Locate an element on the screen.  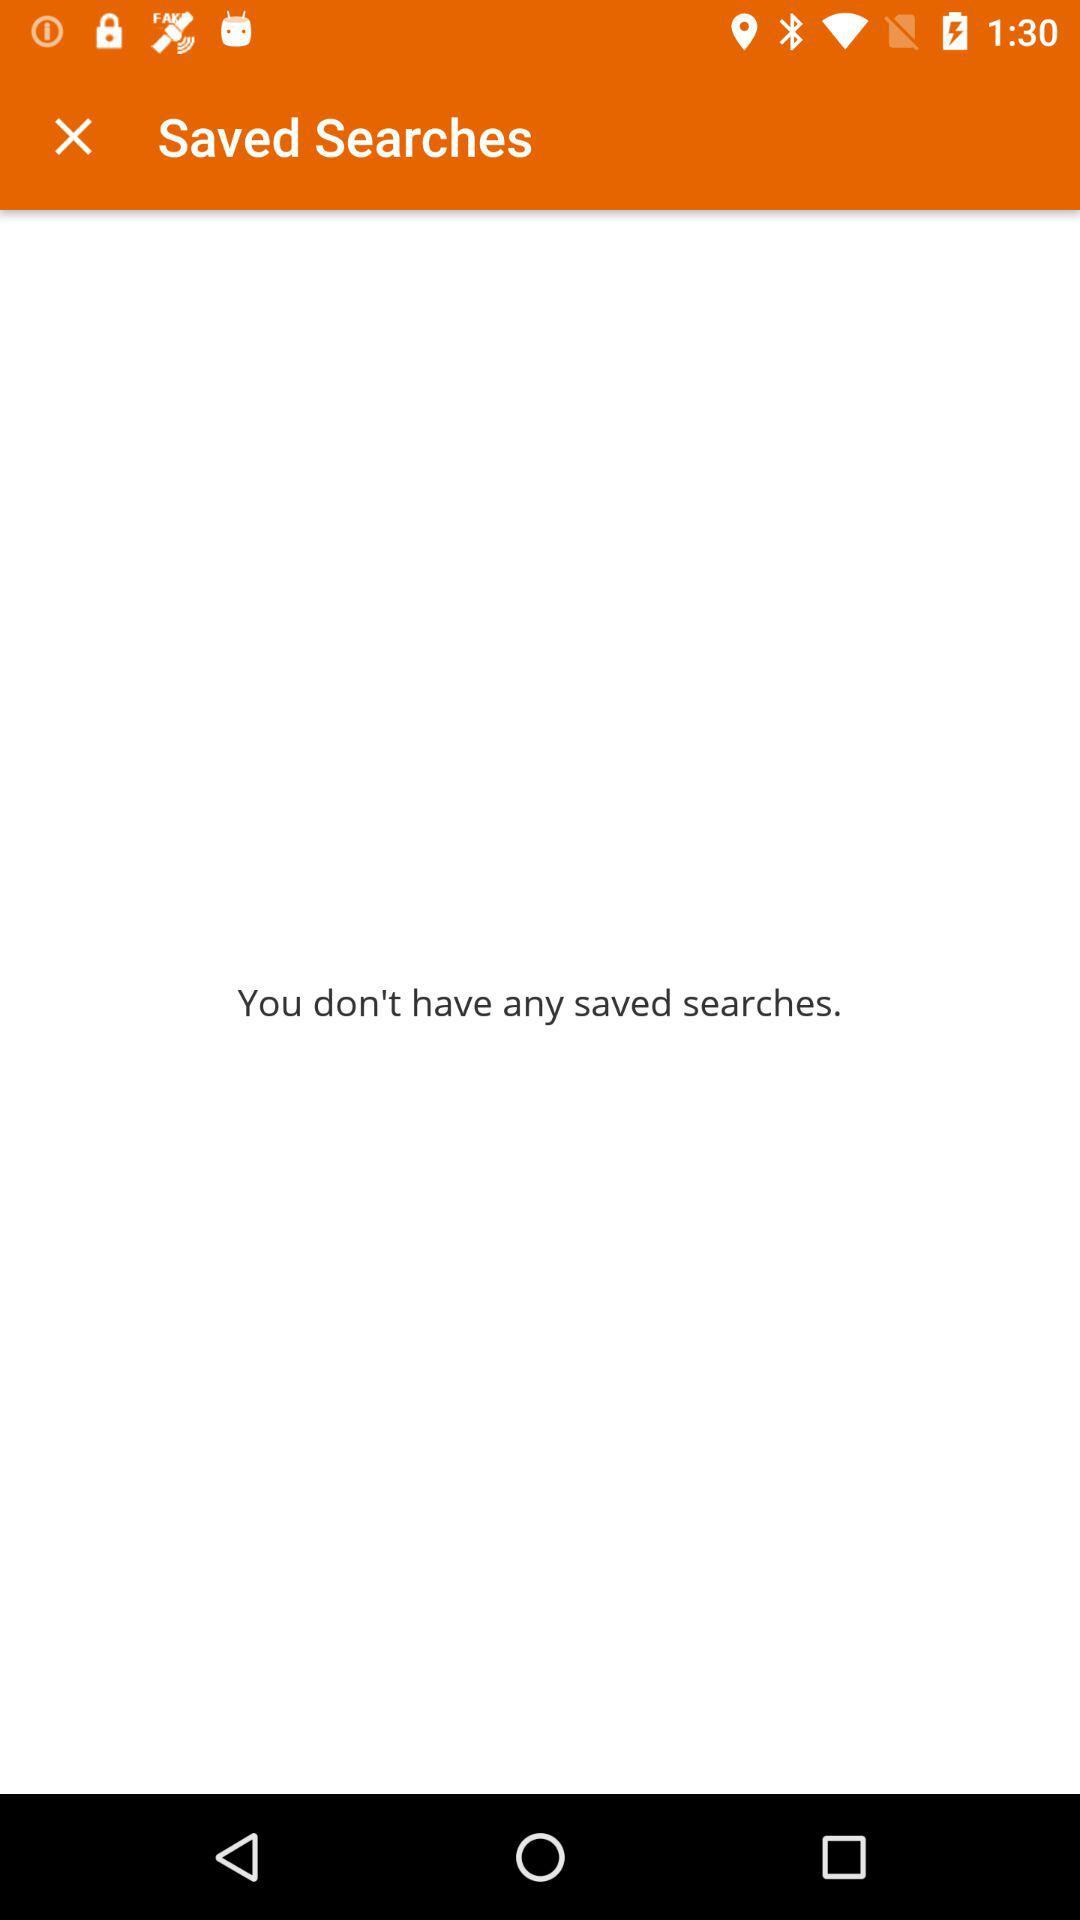
icon to the left of saved searches item is located at coordinates (72, 135).